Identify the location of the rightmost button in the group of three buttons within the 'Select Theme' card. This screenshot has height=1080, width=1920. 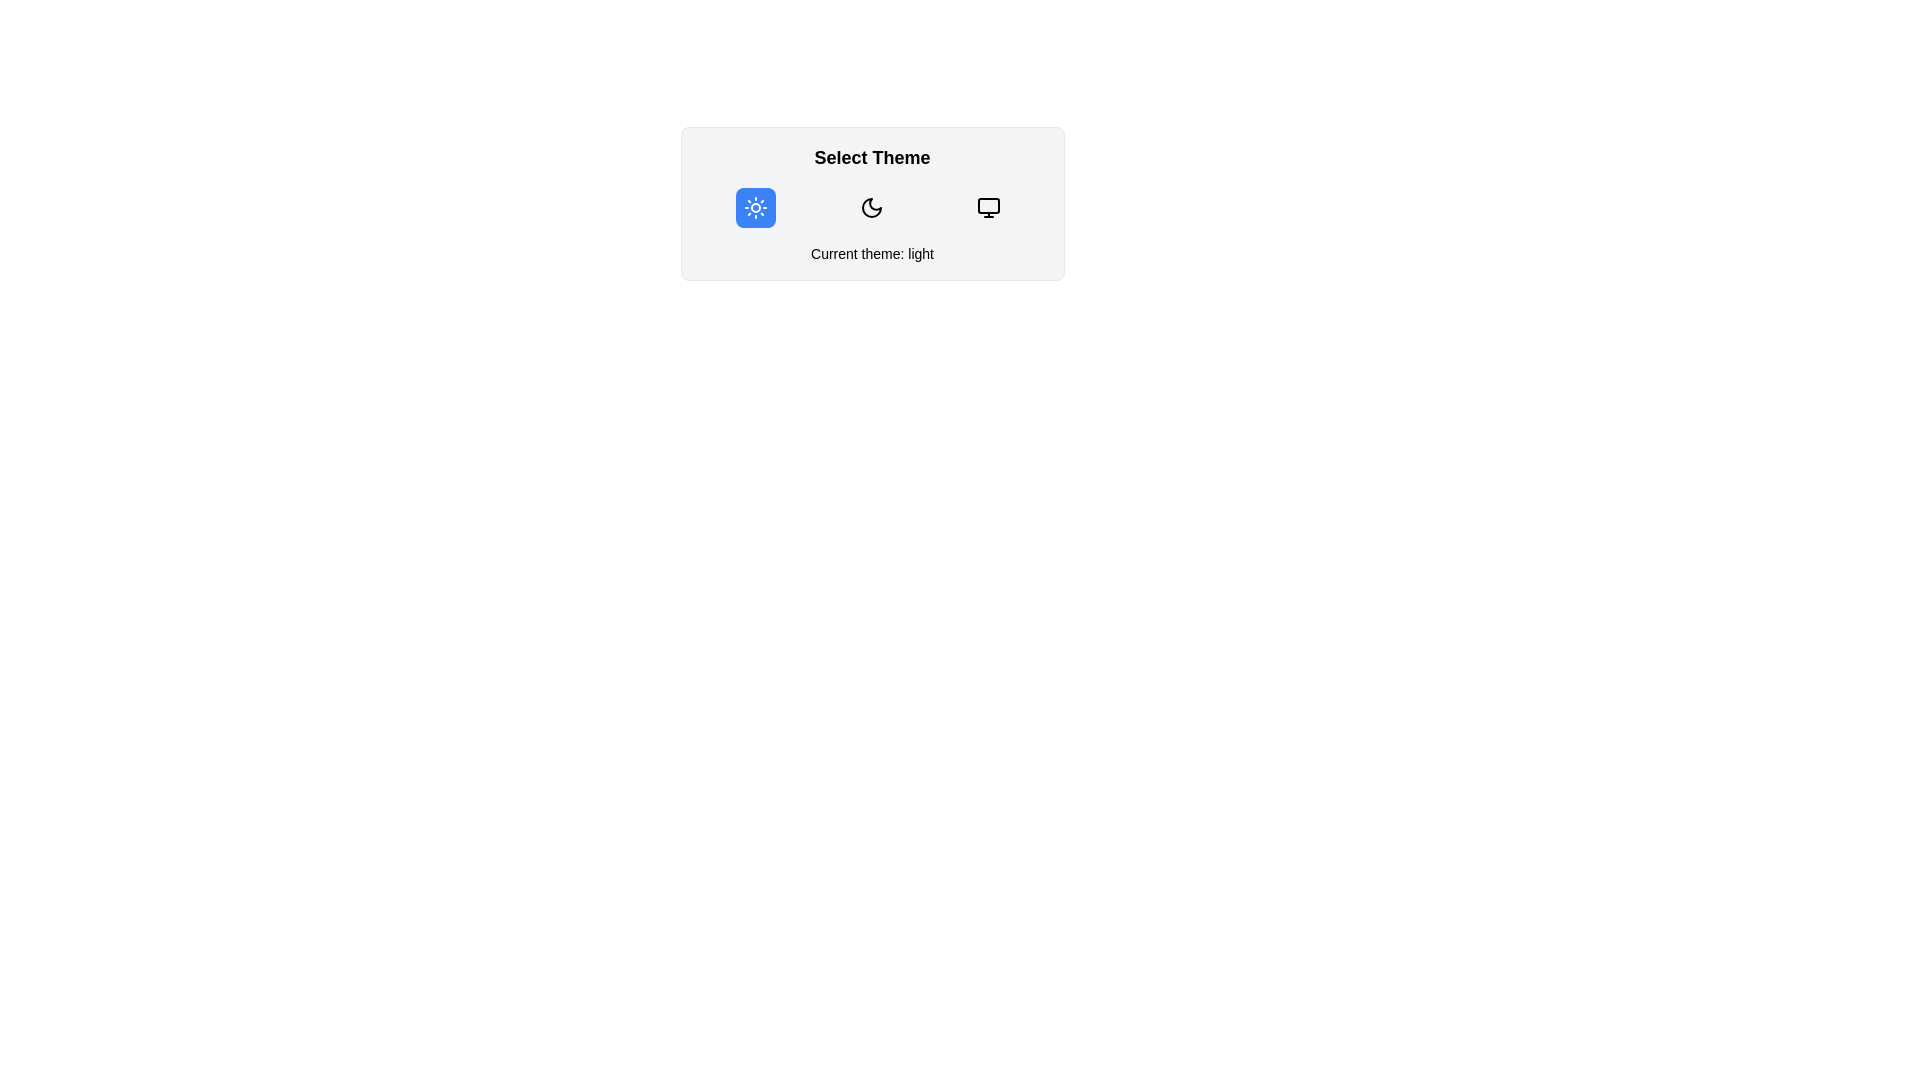
(989, 208).